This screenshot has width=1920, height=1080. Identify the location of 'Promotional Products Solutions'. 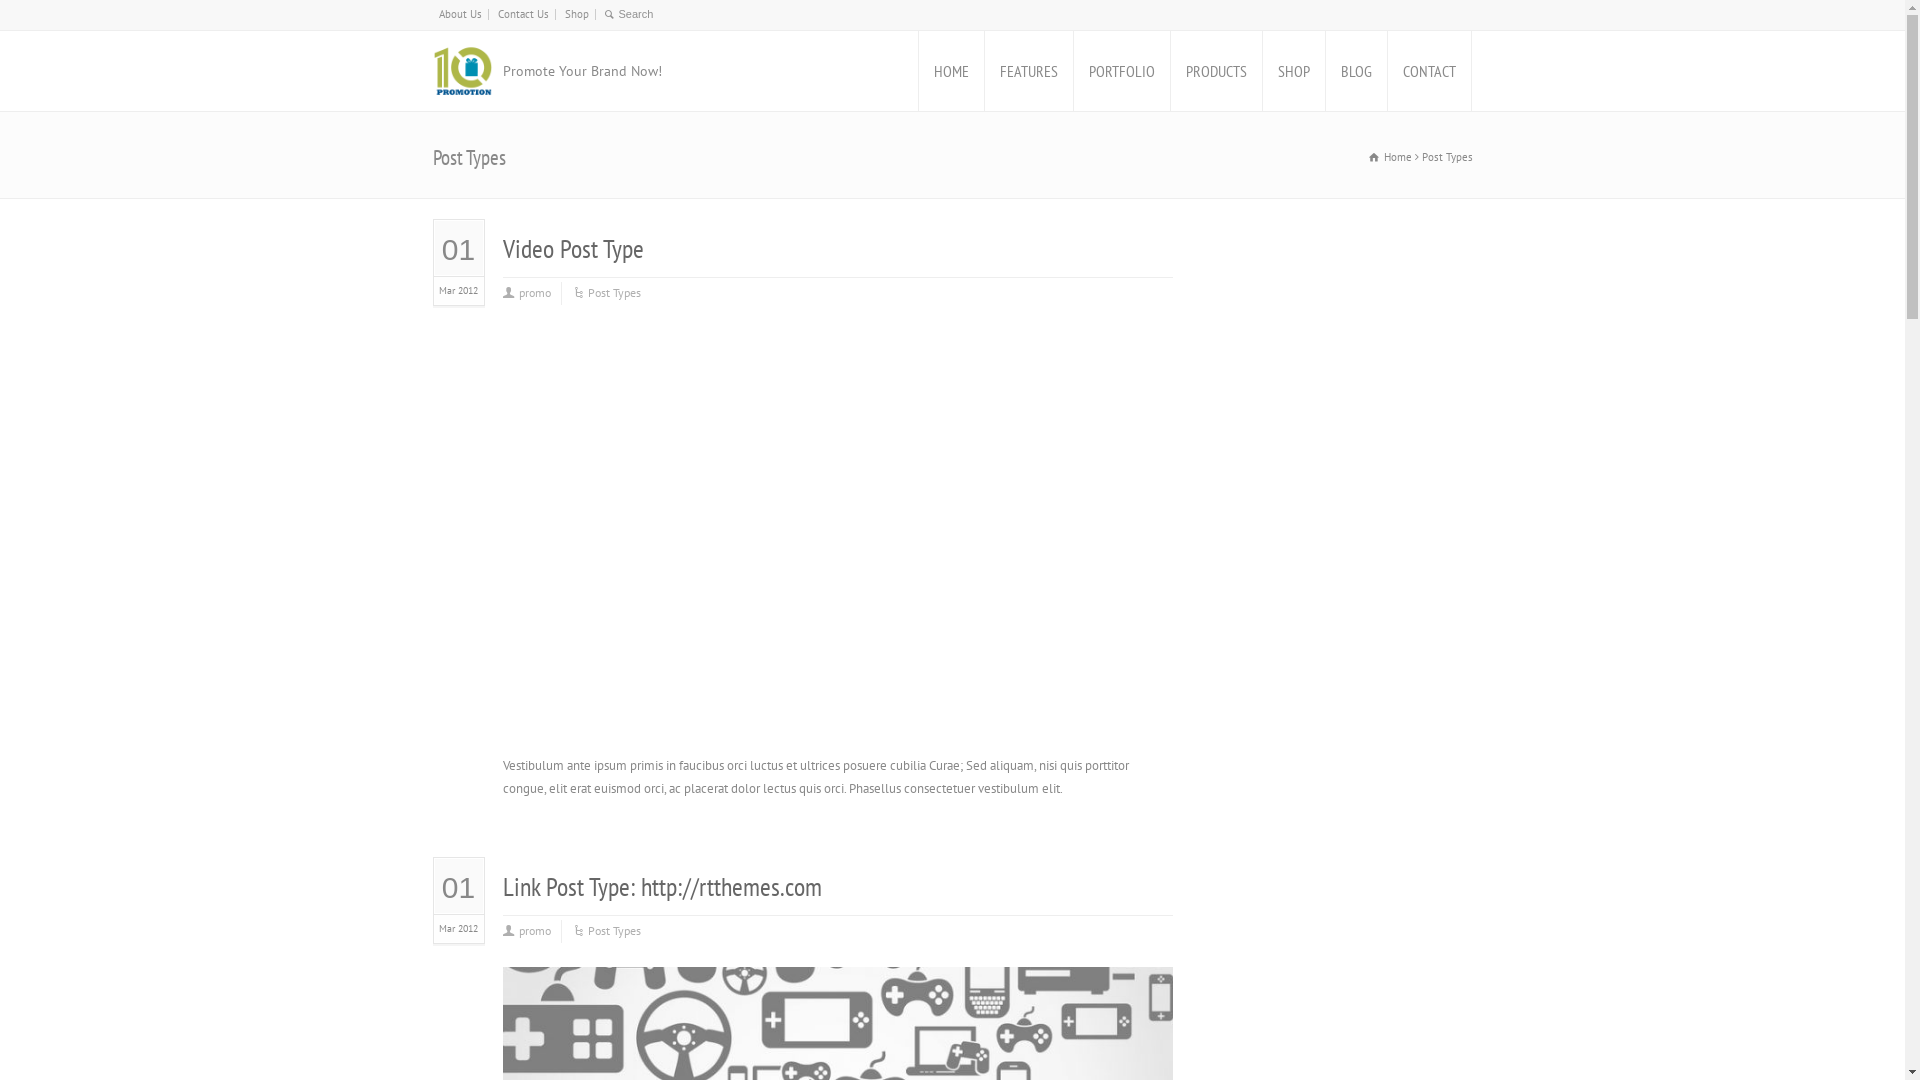
(460, 69).